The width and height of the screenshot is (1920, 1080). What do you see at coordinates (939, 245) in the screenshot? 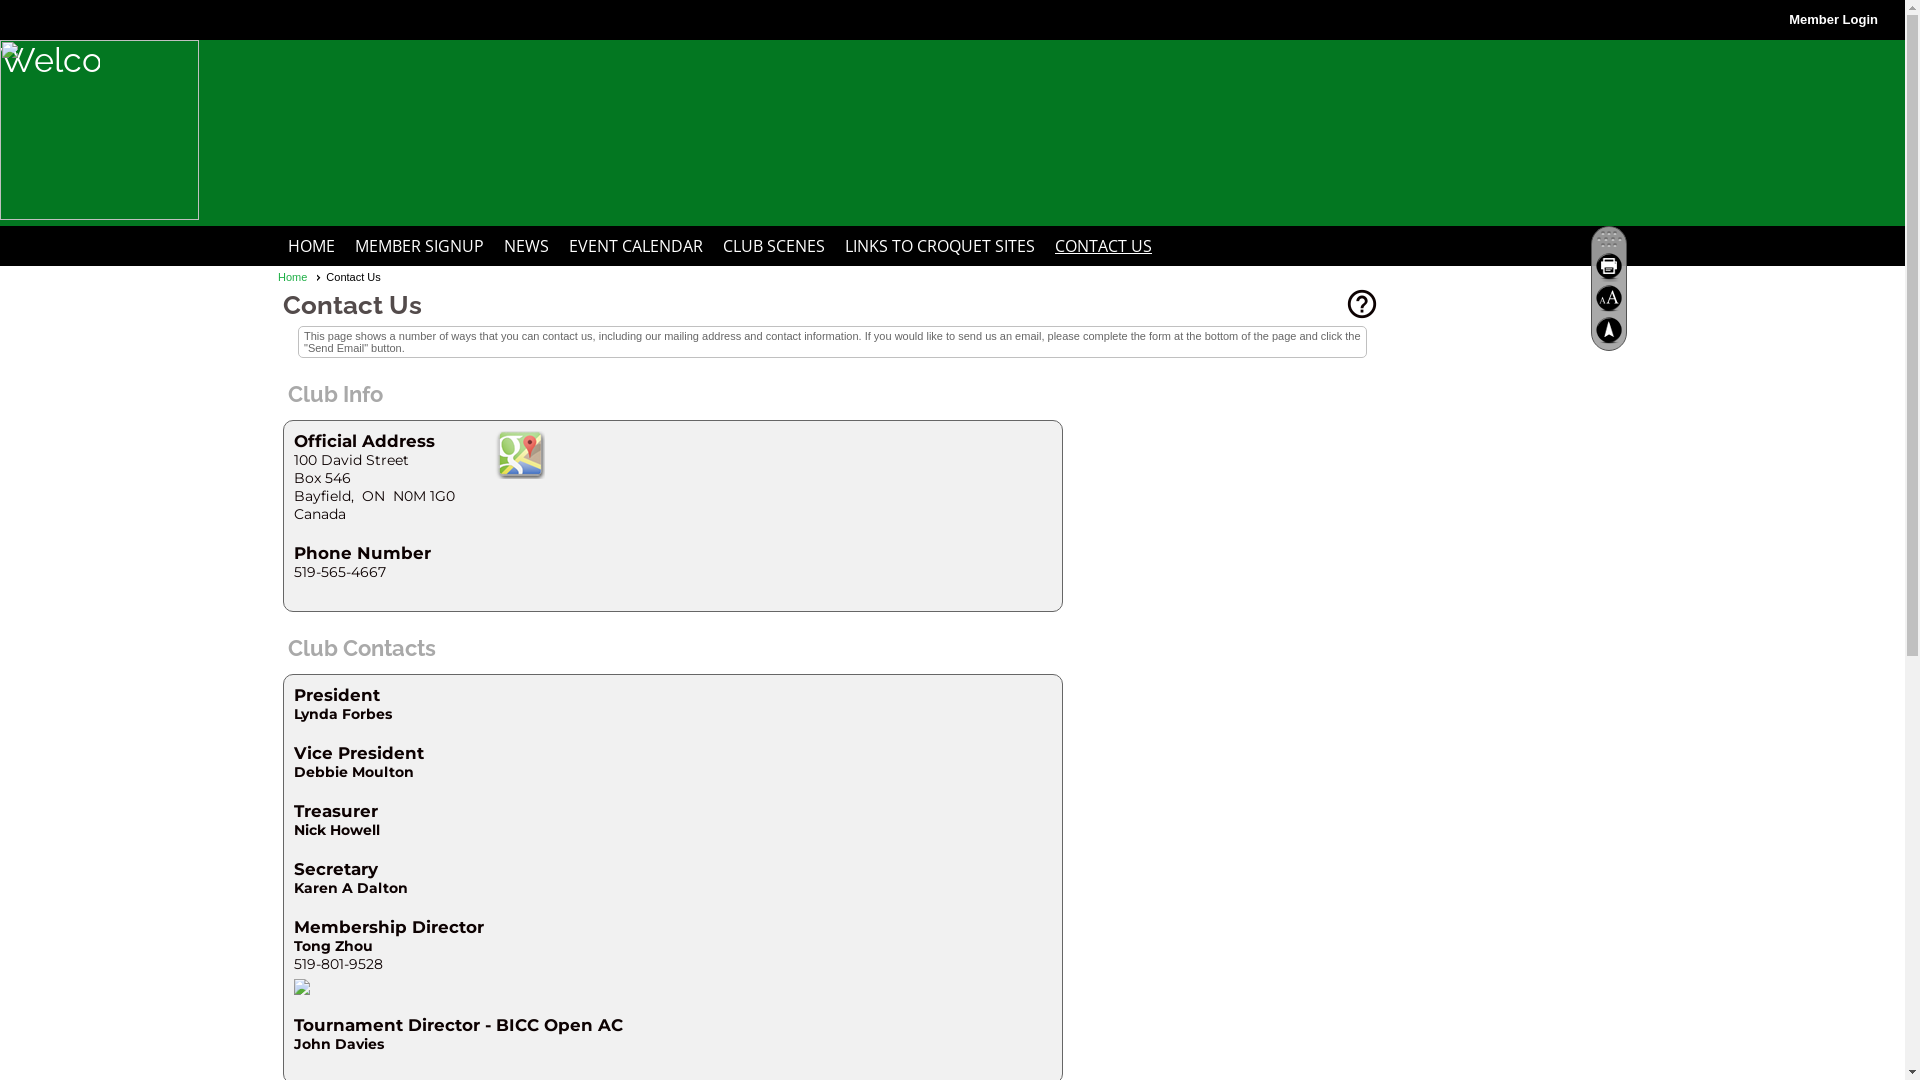
I see `'LINKS TO CROQUET SITES'` at bounding box center [939, 245].